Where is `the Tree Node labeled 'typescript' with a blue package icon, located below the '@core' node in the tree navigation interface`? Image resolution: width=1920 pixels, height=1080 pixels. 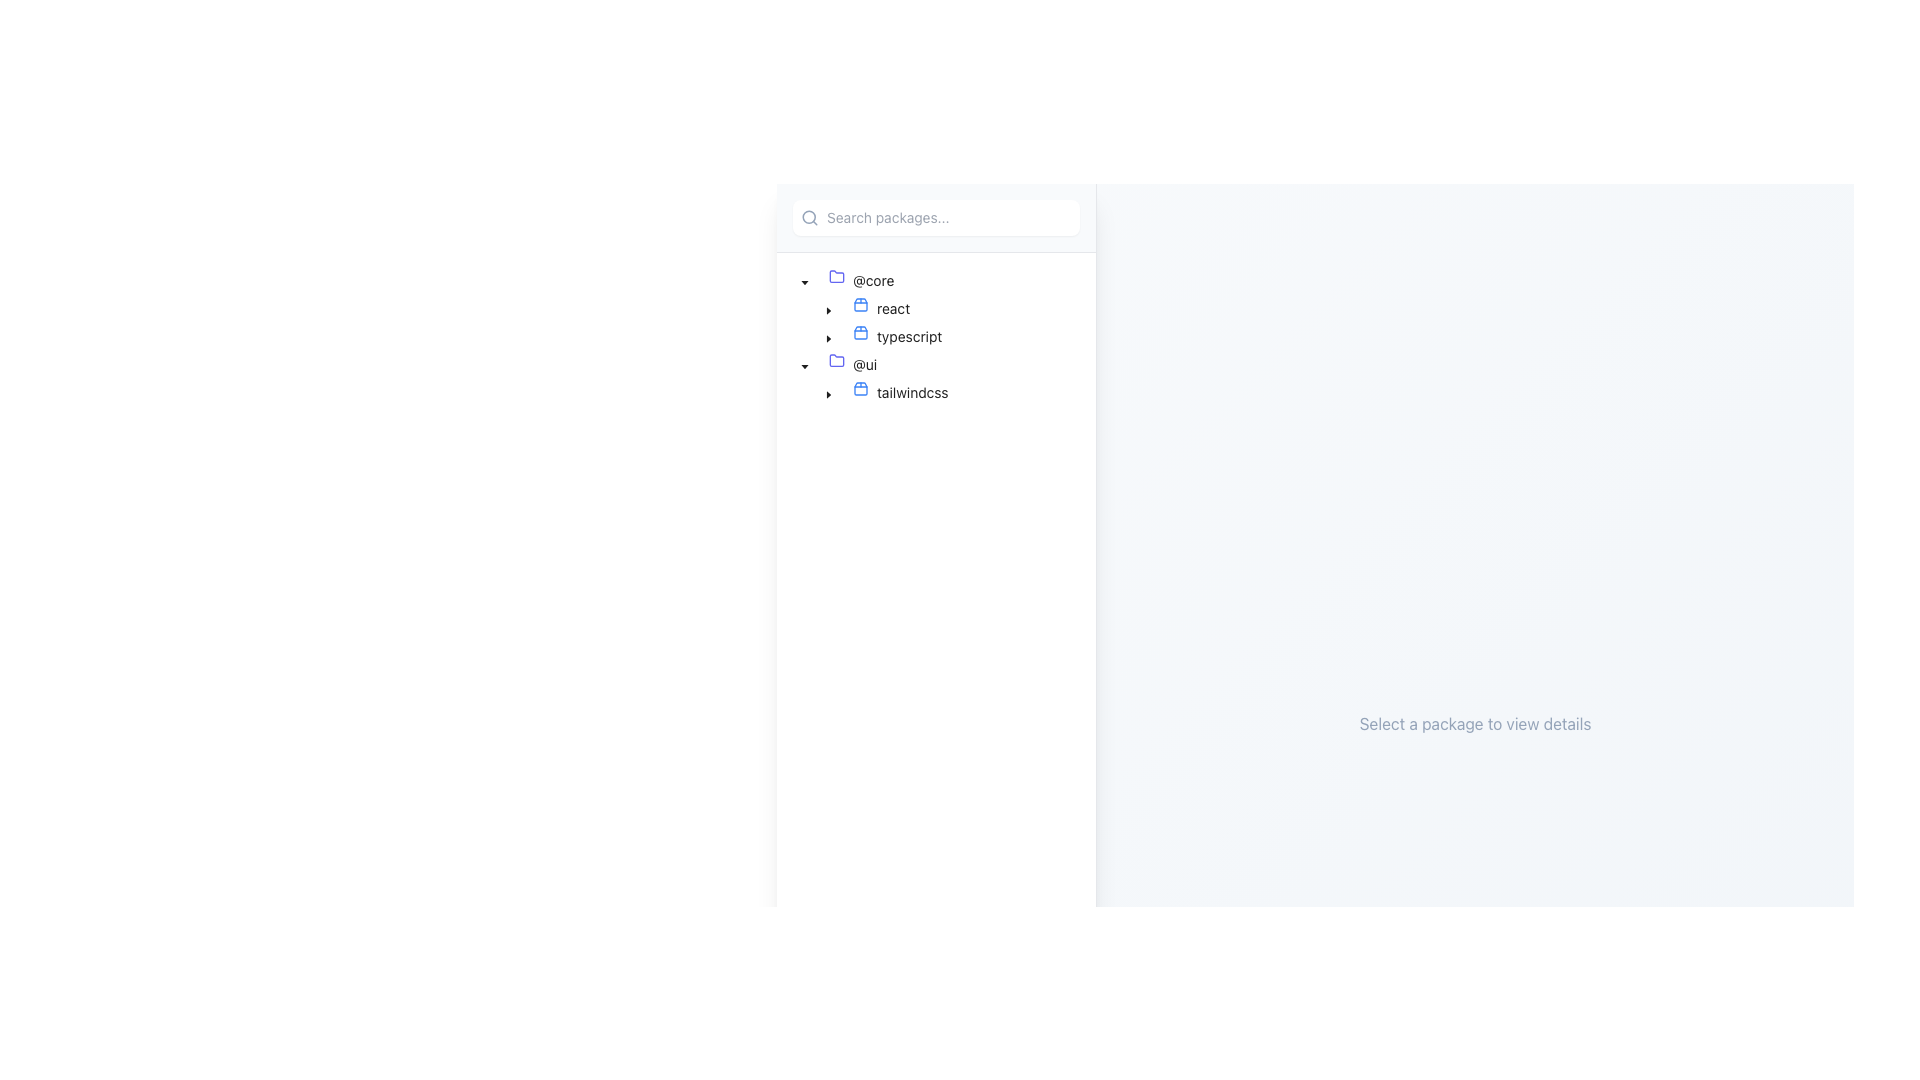 the Tree Node labeled 'typescript' with a blue package icon, located below the '@core' node in the tree navigation interface is located at coordinates (896, 335).